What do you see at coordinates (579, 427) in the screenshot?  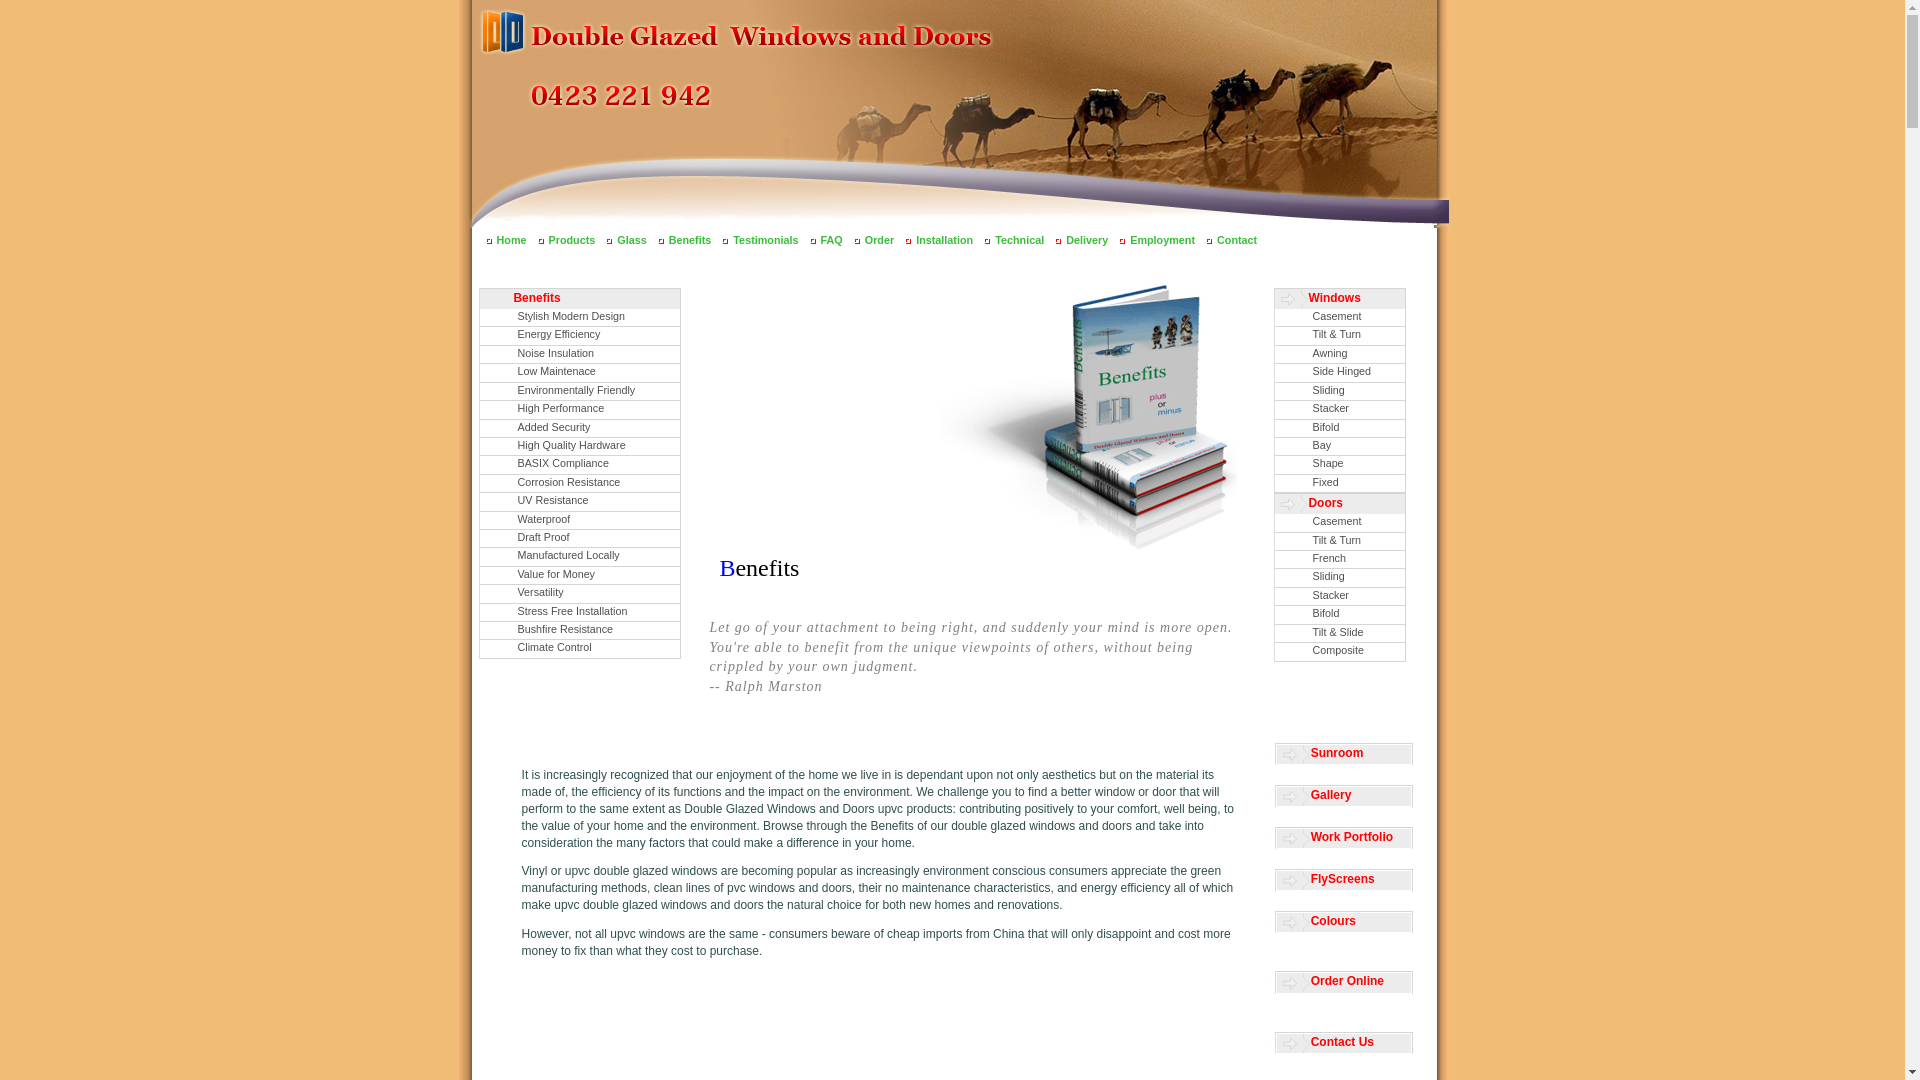 I see `'Added Security'` at bounding box center [579, 427].